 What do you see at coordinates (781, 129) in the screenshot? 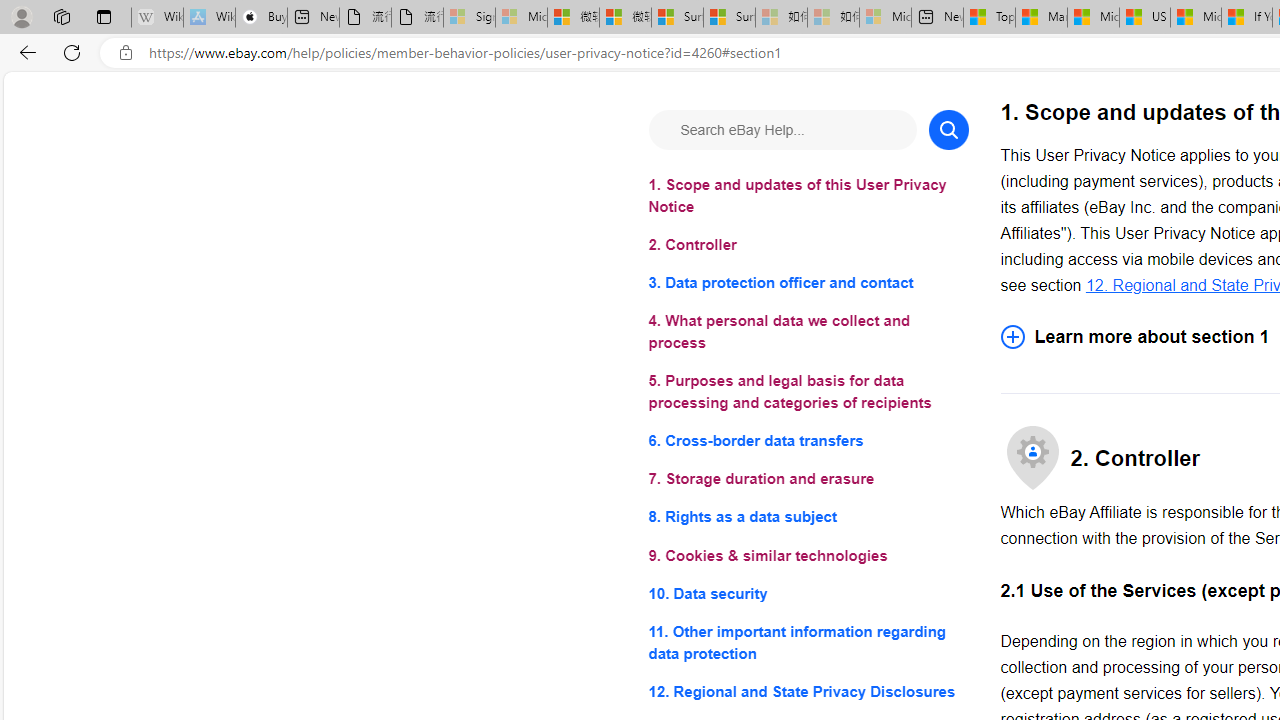
I see `'Search eBay Help...'` at bounding box center [781, 129].